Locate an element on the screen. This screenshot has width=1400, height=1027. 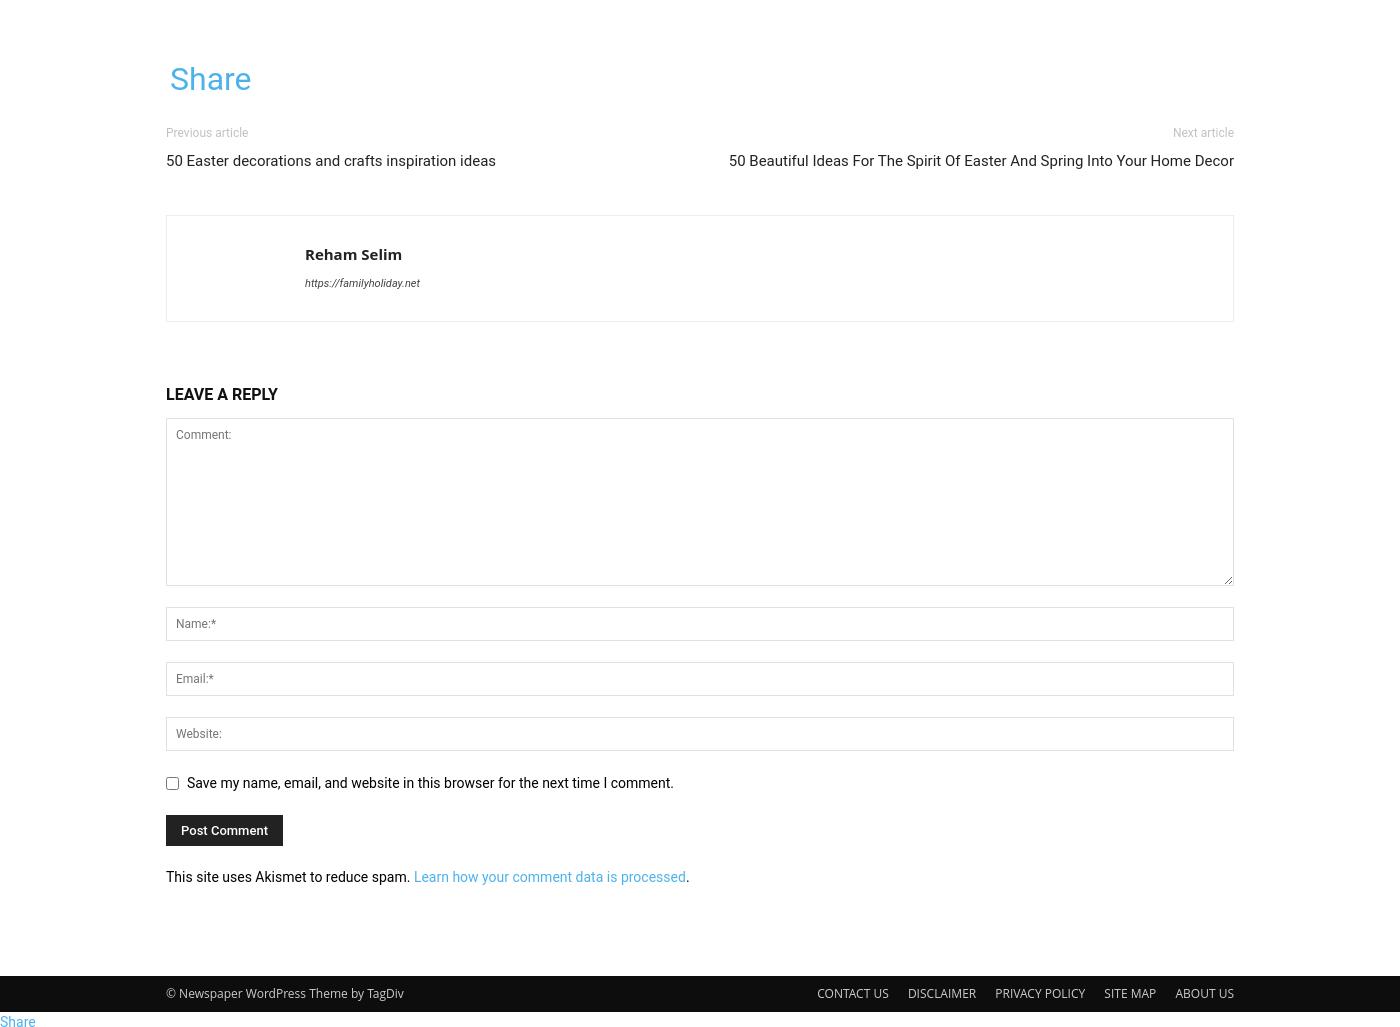
'Previous article' is located at coordinates (207, 132).